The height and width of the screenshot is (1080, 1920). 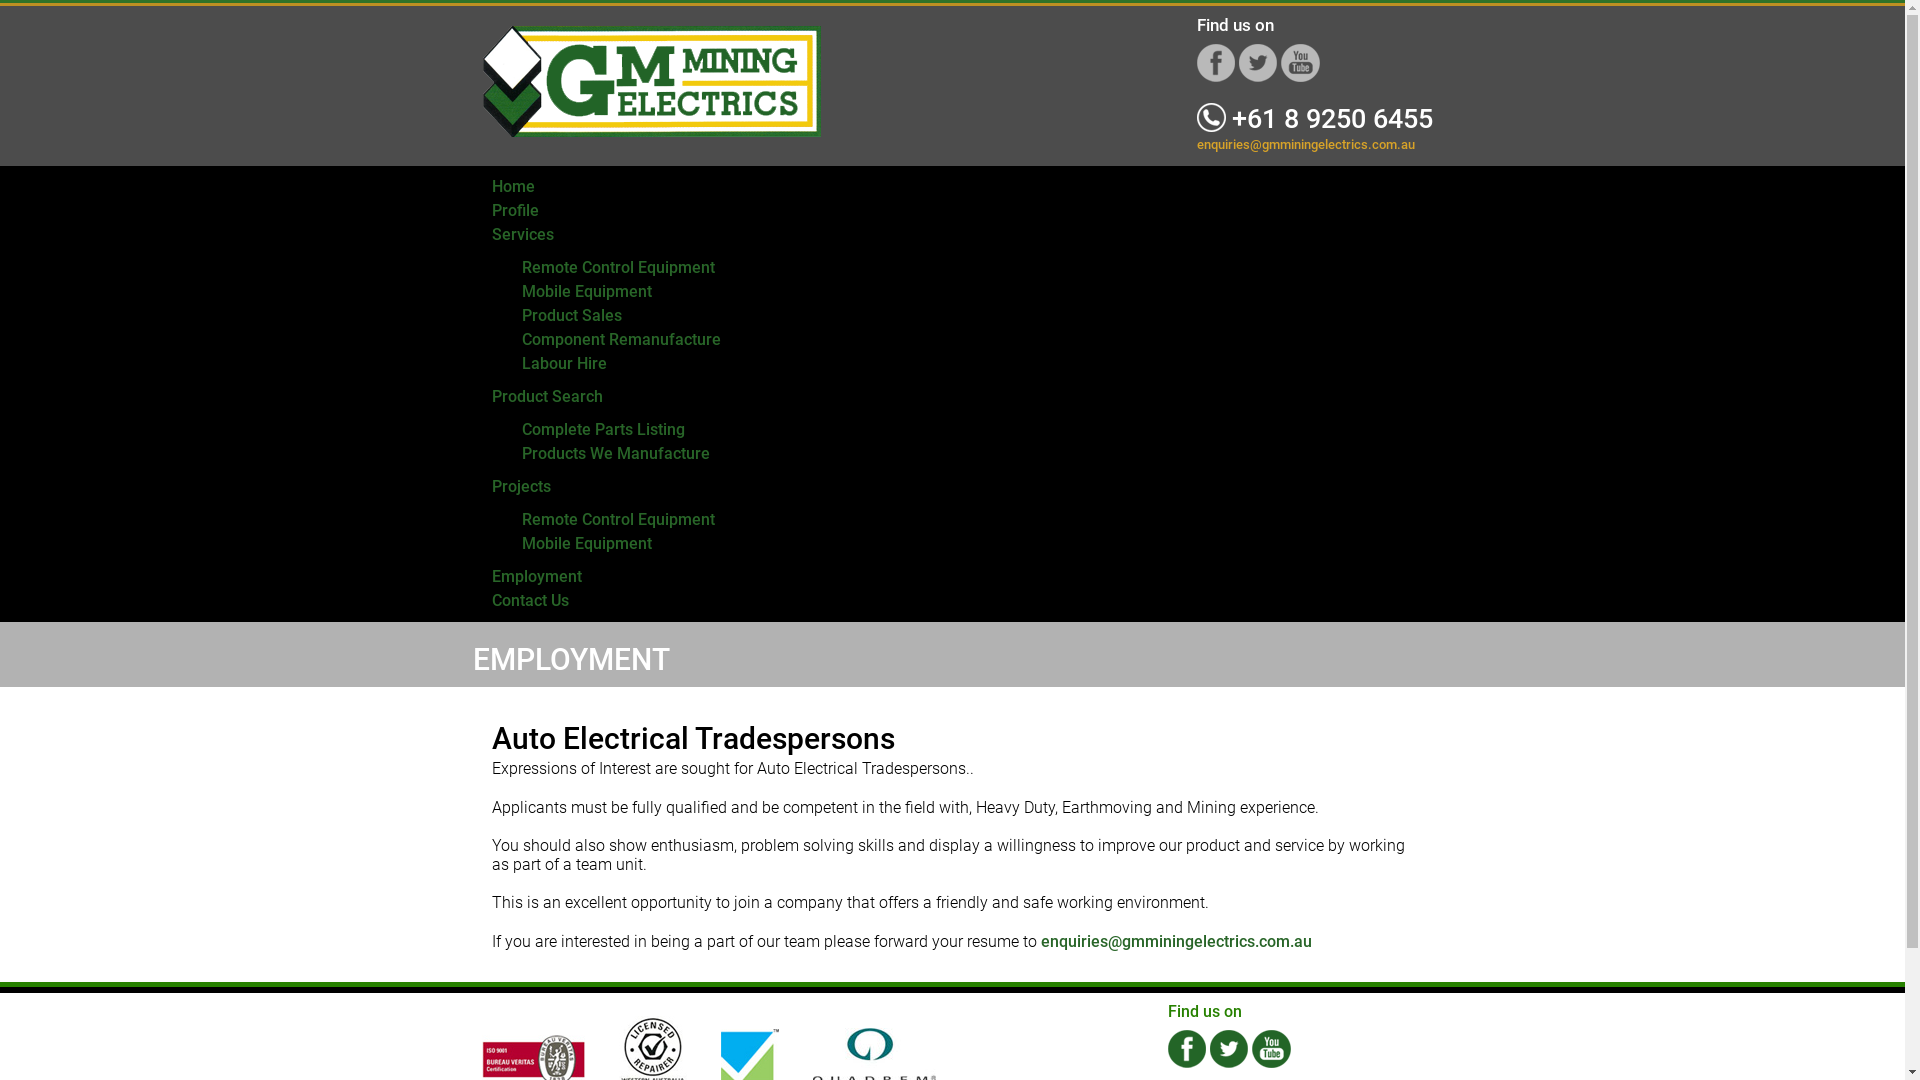 I want to click on 'Home', so click(x=513, y=186).